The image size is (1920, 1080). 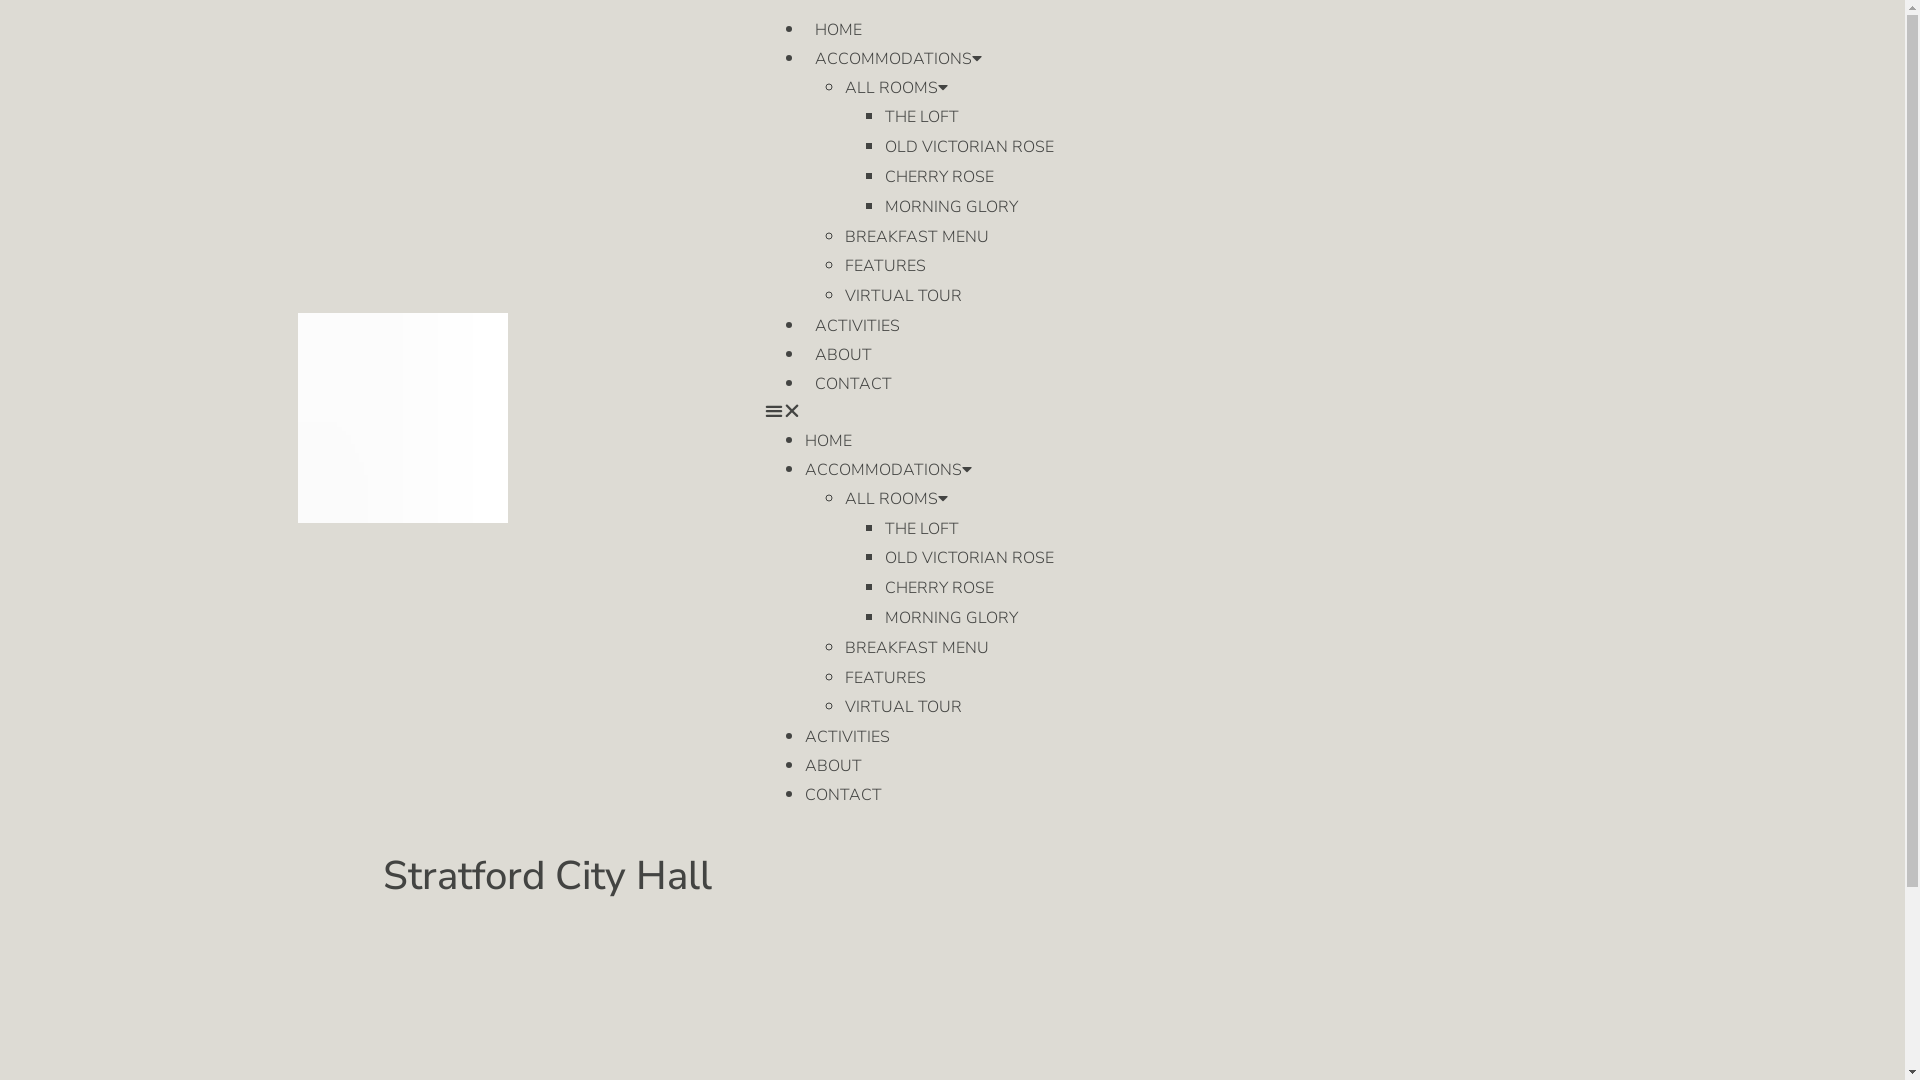 What do you see at coordinates (884, 677) in the screenshot?
I see `'FEATURES'` at bounding box center [884, 677].